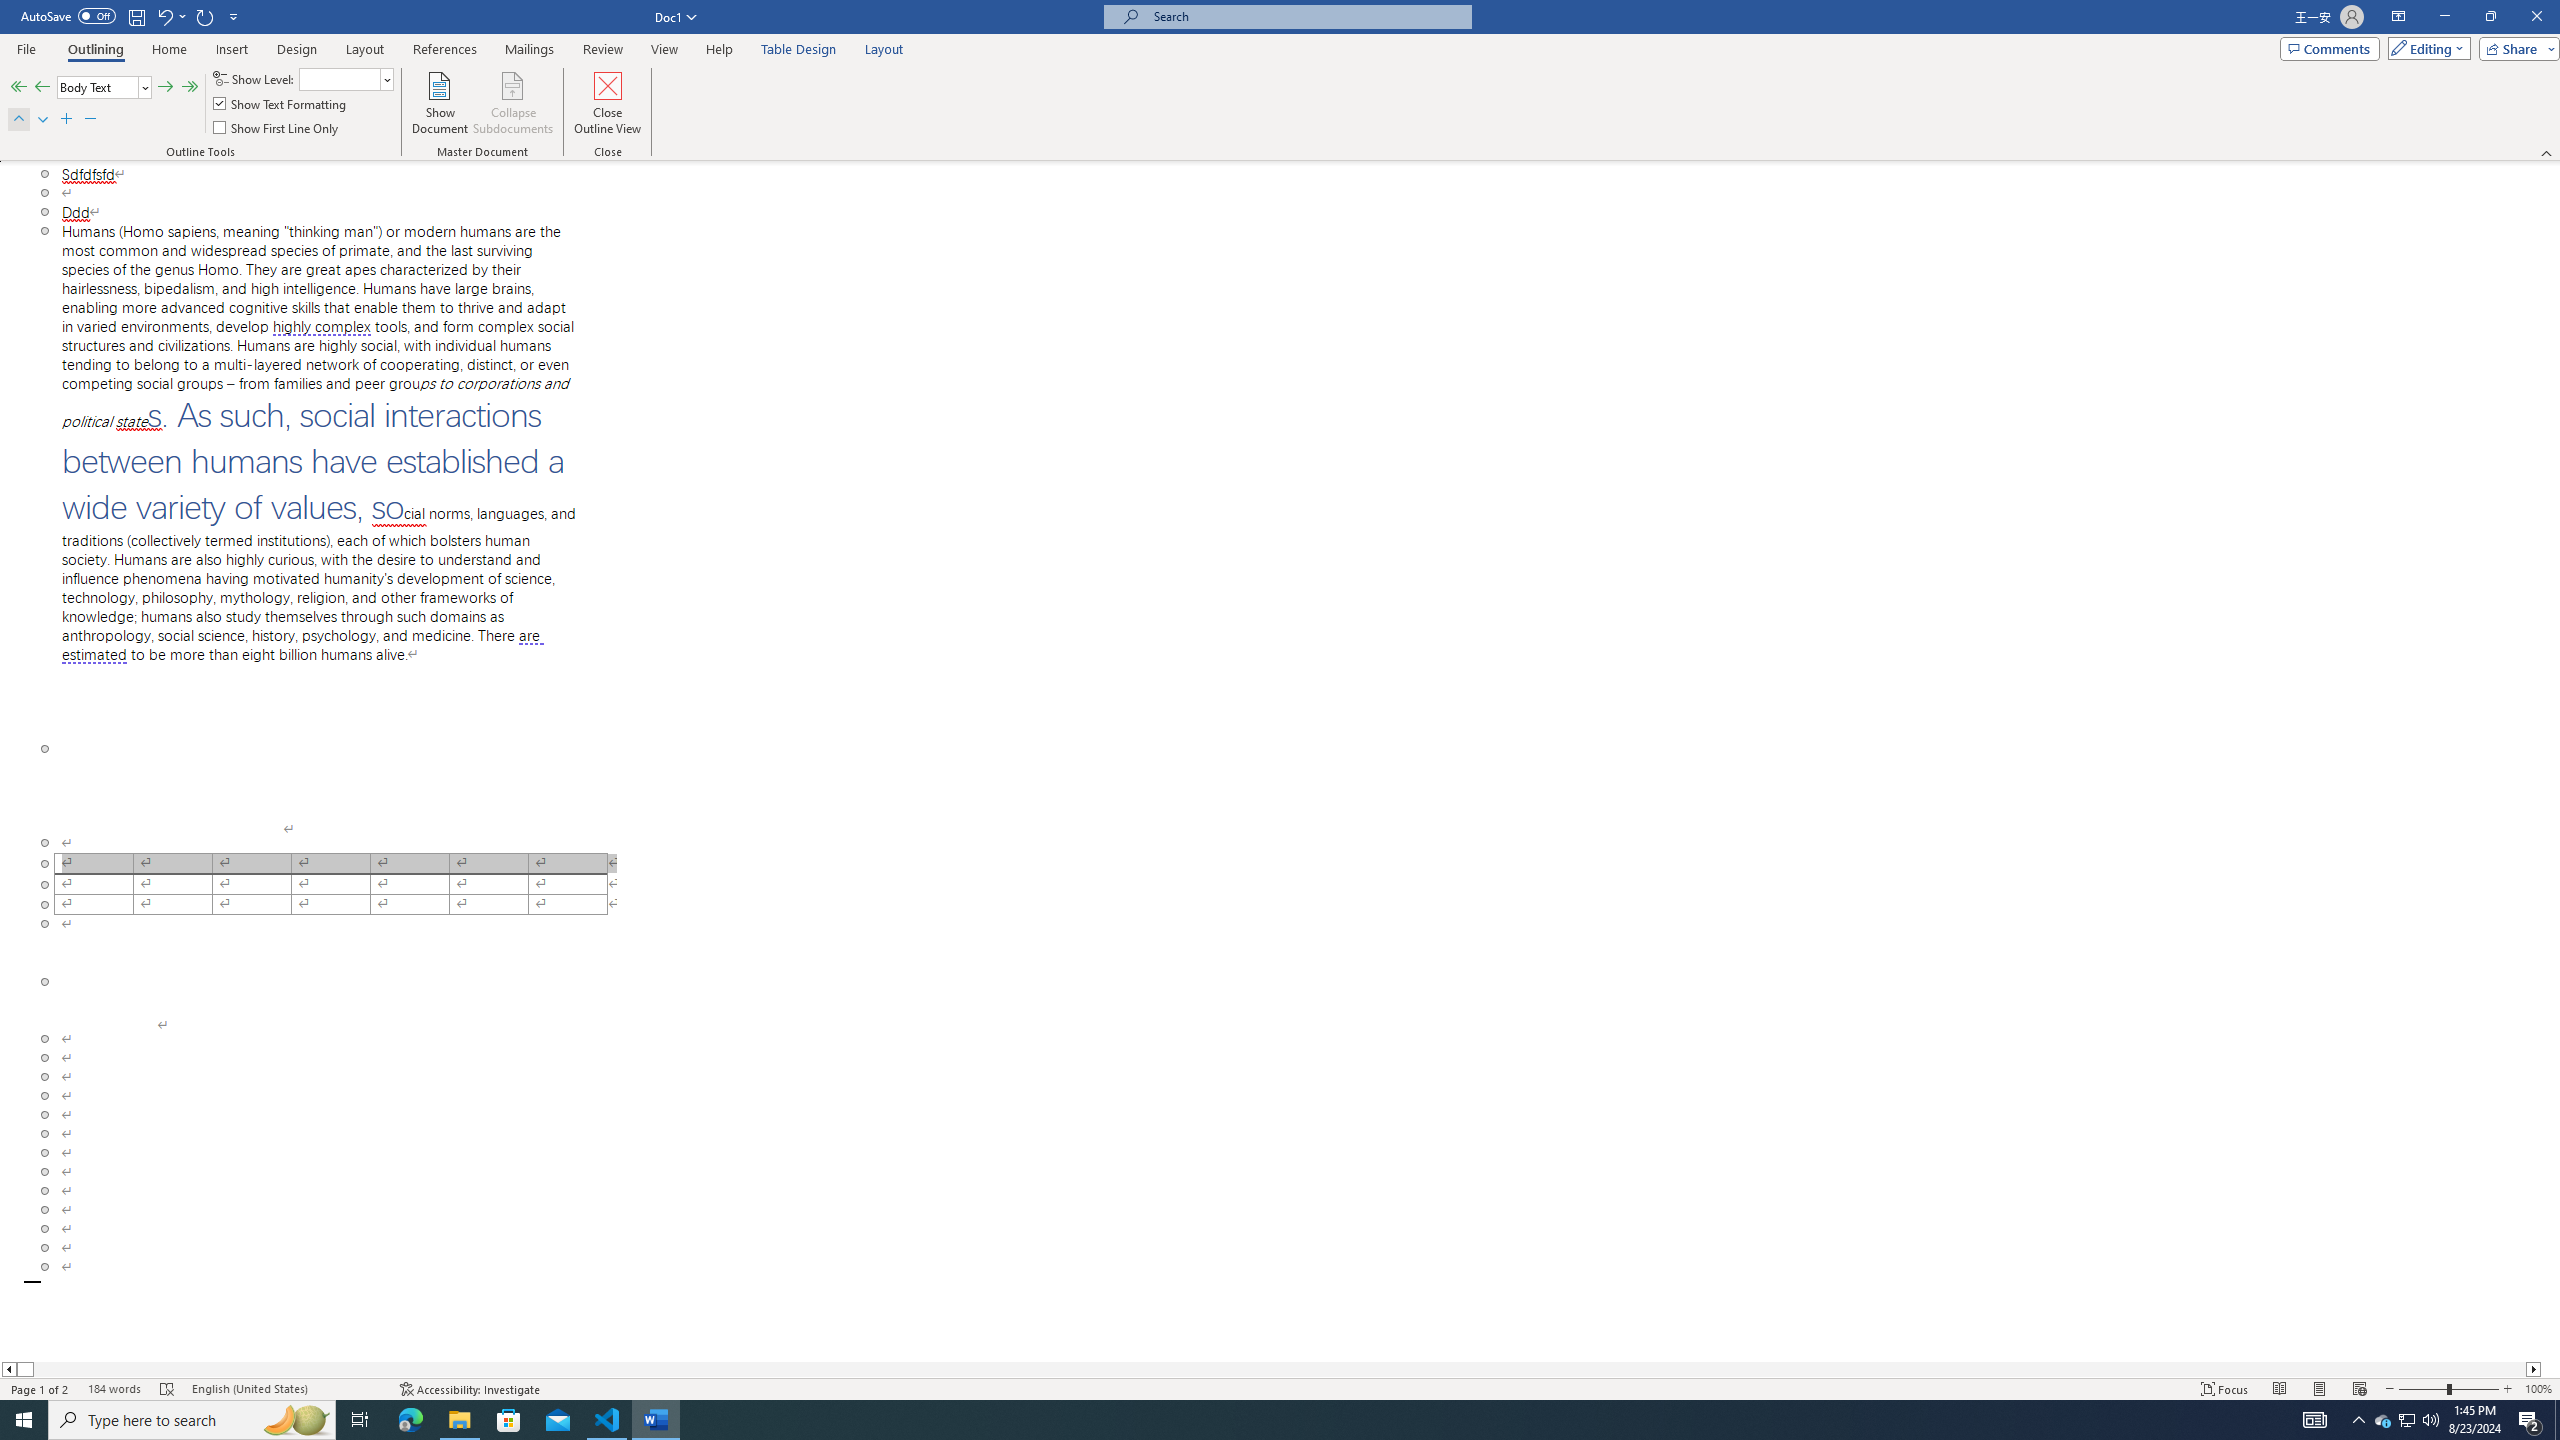 The height and width of the screenshot is (1440, 2560). I want to click on 'Move Down', so click(41, 118).